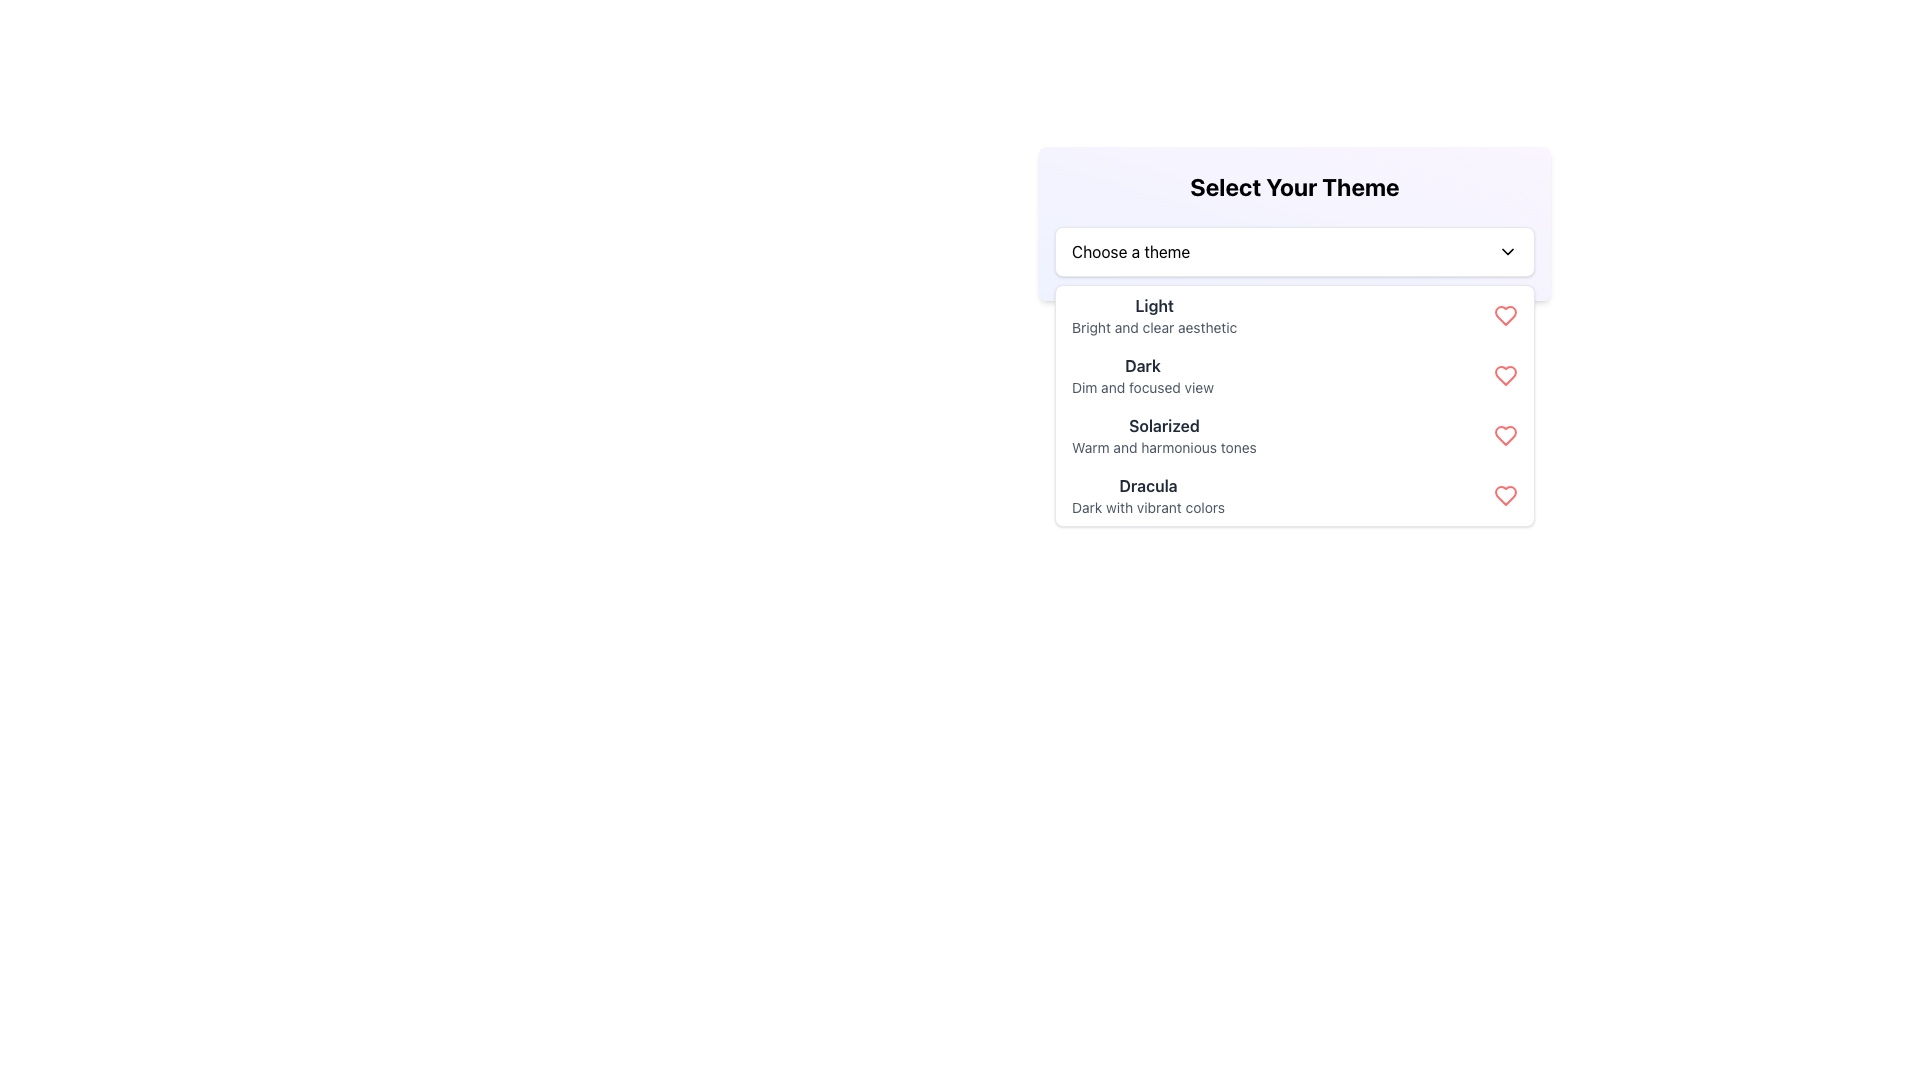 This screenshot has width=1920, height=1080. I want to click on the heart icon on the far right side of the row associated with the 'Dark' theme option to mark it as a favorite, so click(1506, 375).